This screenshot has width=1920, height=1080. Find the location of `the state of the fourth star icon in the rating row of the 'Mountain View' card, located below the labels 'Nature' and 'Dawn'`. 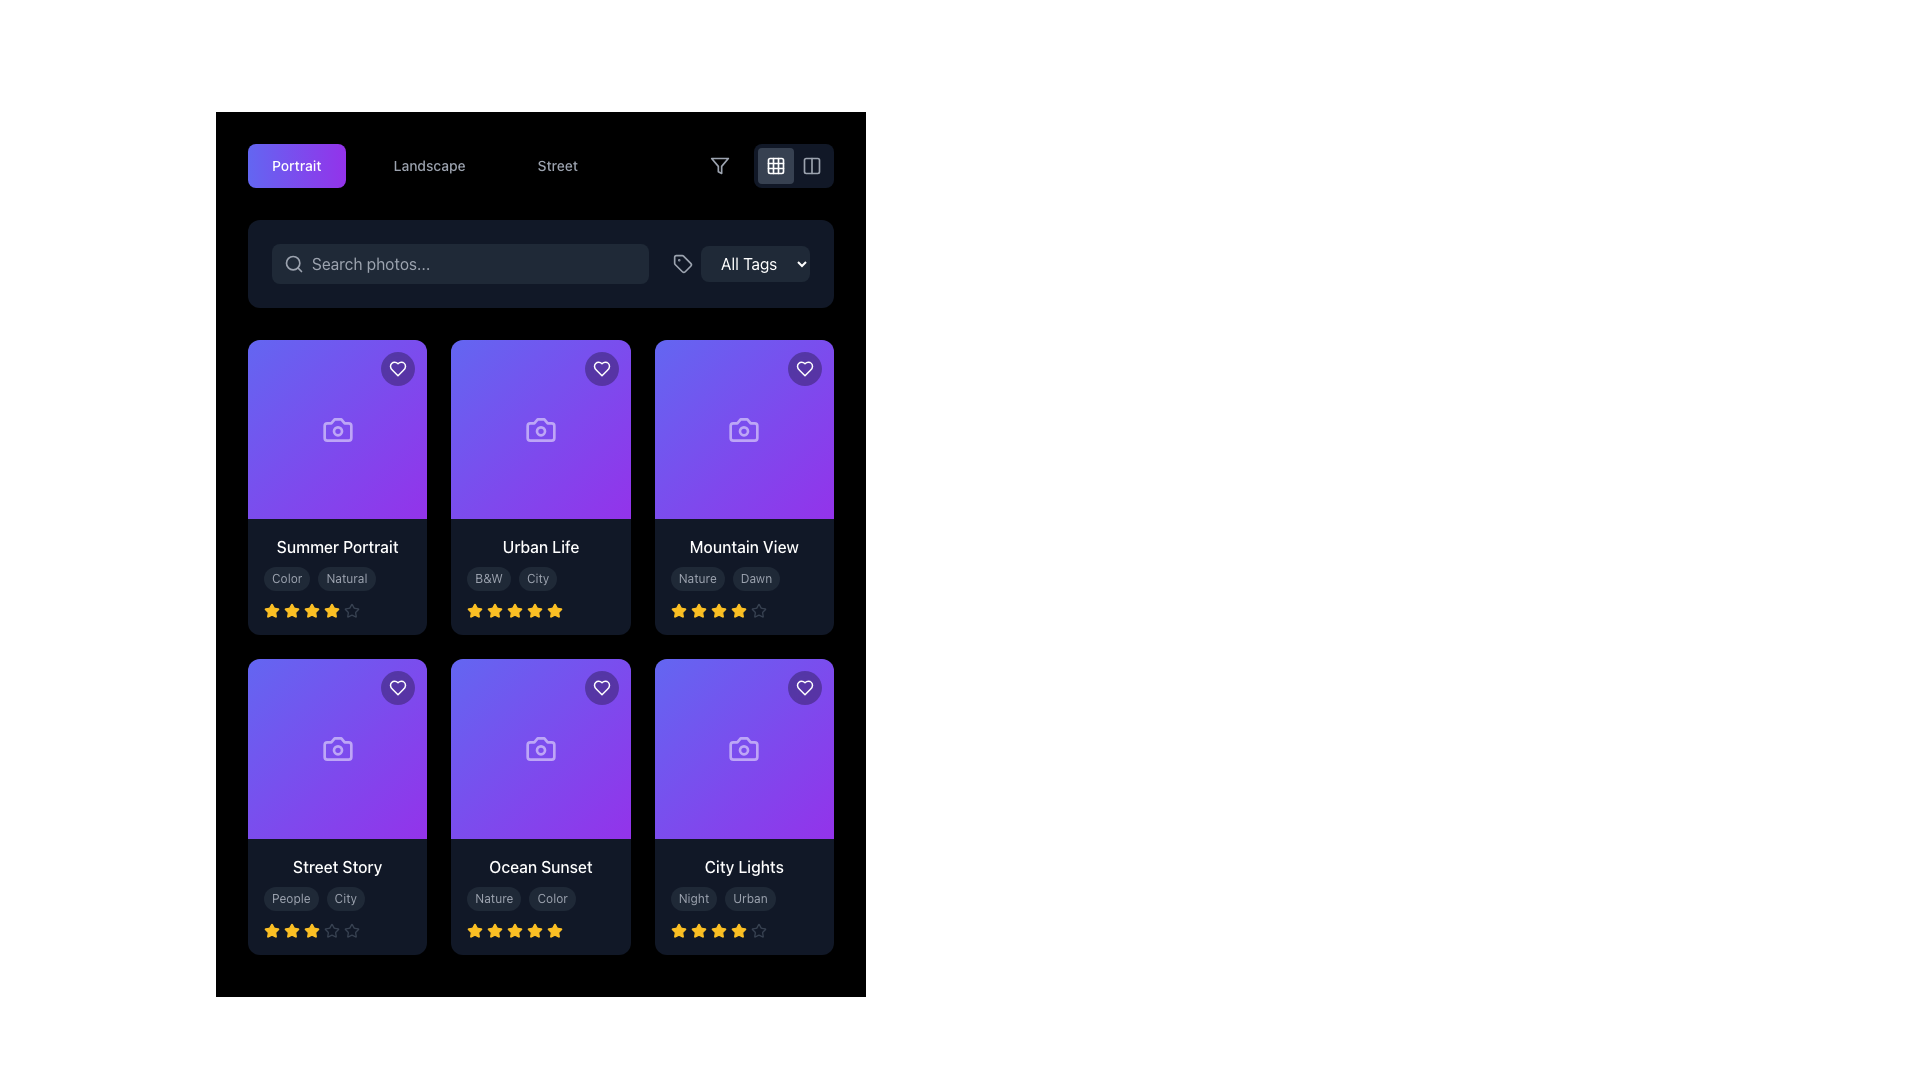

the state of the fourth star icon in the rating row of the 'Mountain View' card, located below the labels 'Nature' and 'Dawn' is located at coordinates (718, 610).